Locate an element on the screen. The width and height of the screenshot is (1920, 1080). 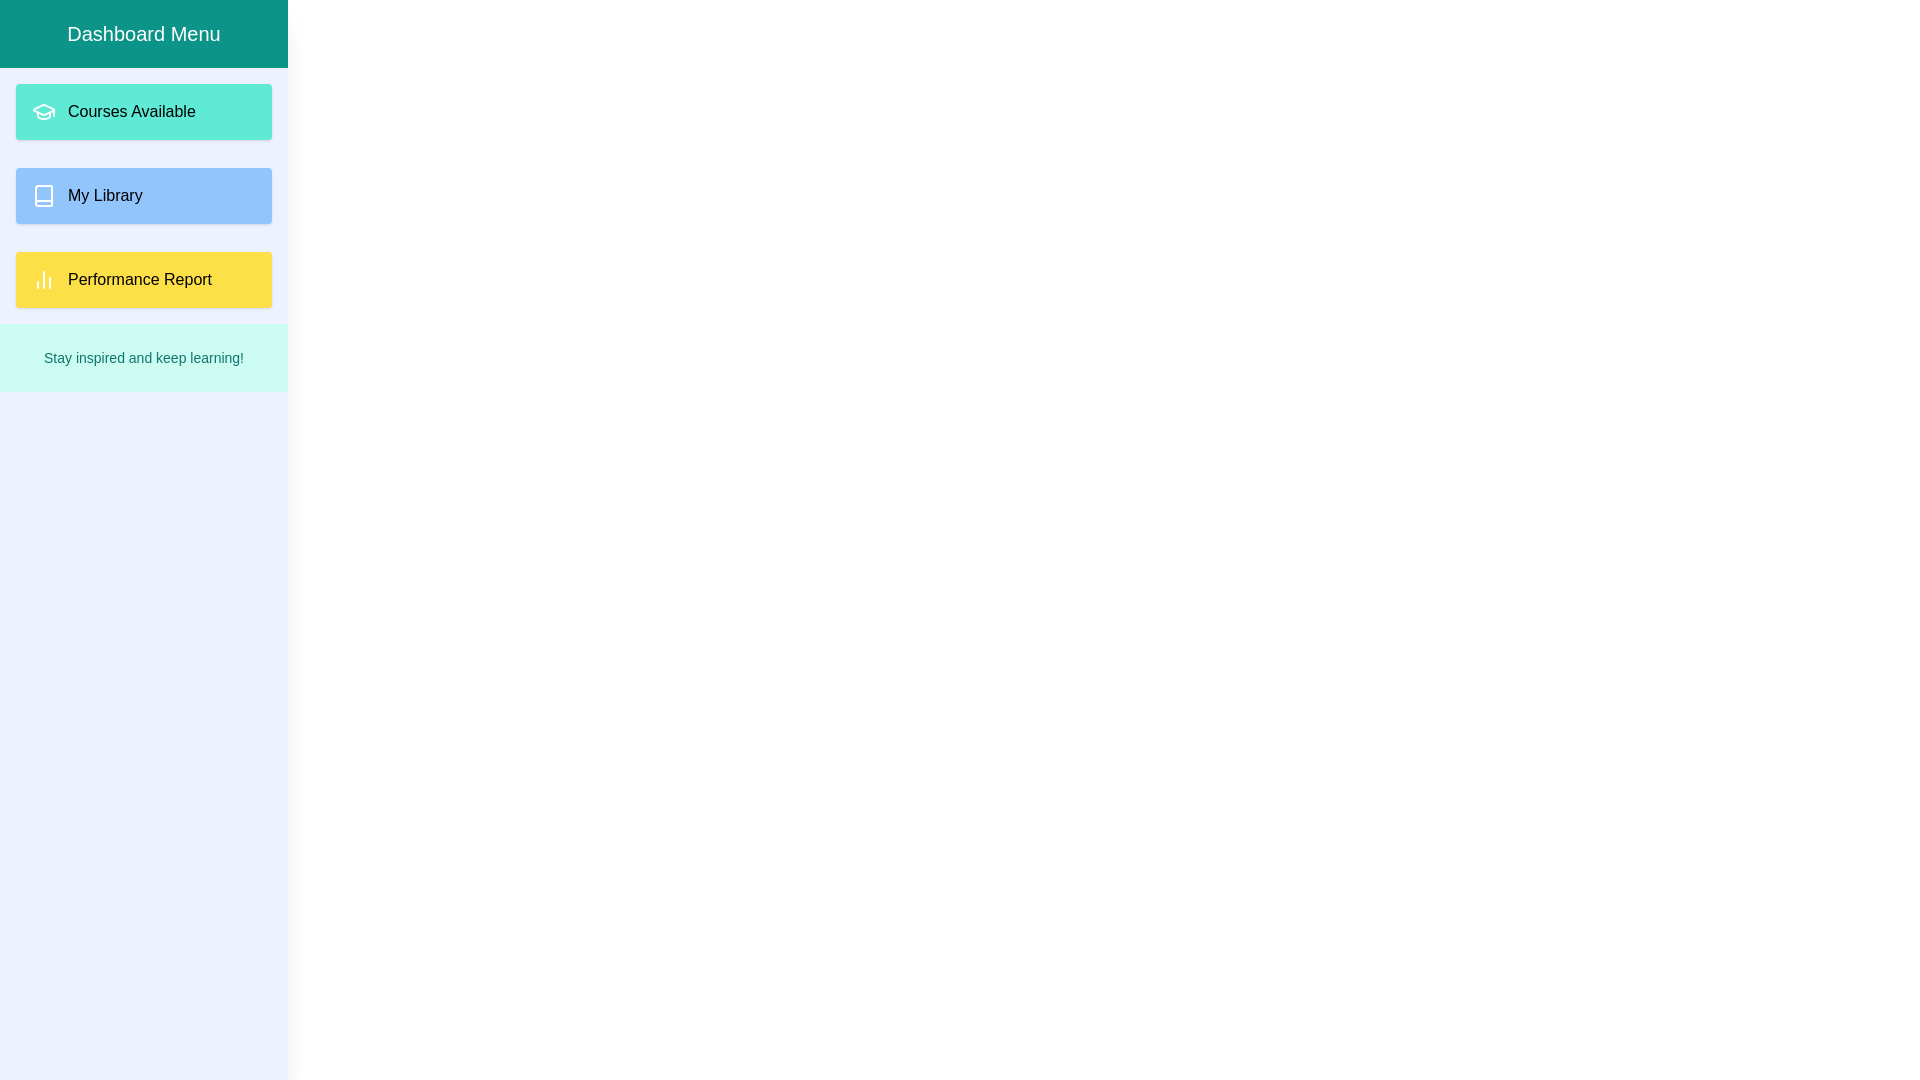
the 'Performance Report' button to view the related content is located at coordinates (143, 280).